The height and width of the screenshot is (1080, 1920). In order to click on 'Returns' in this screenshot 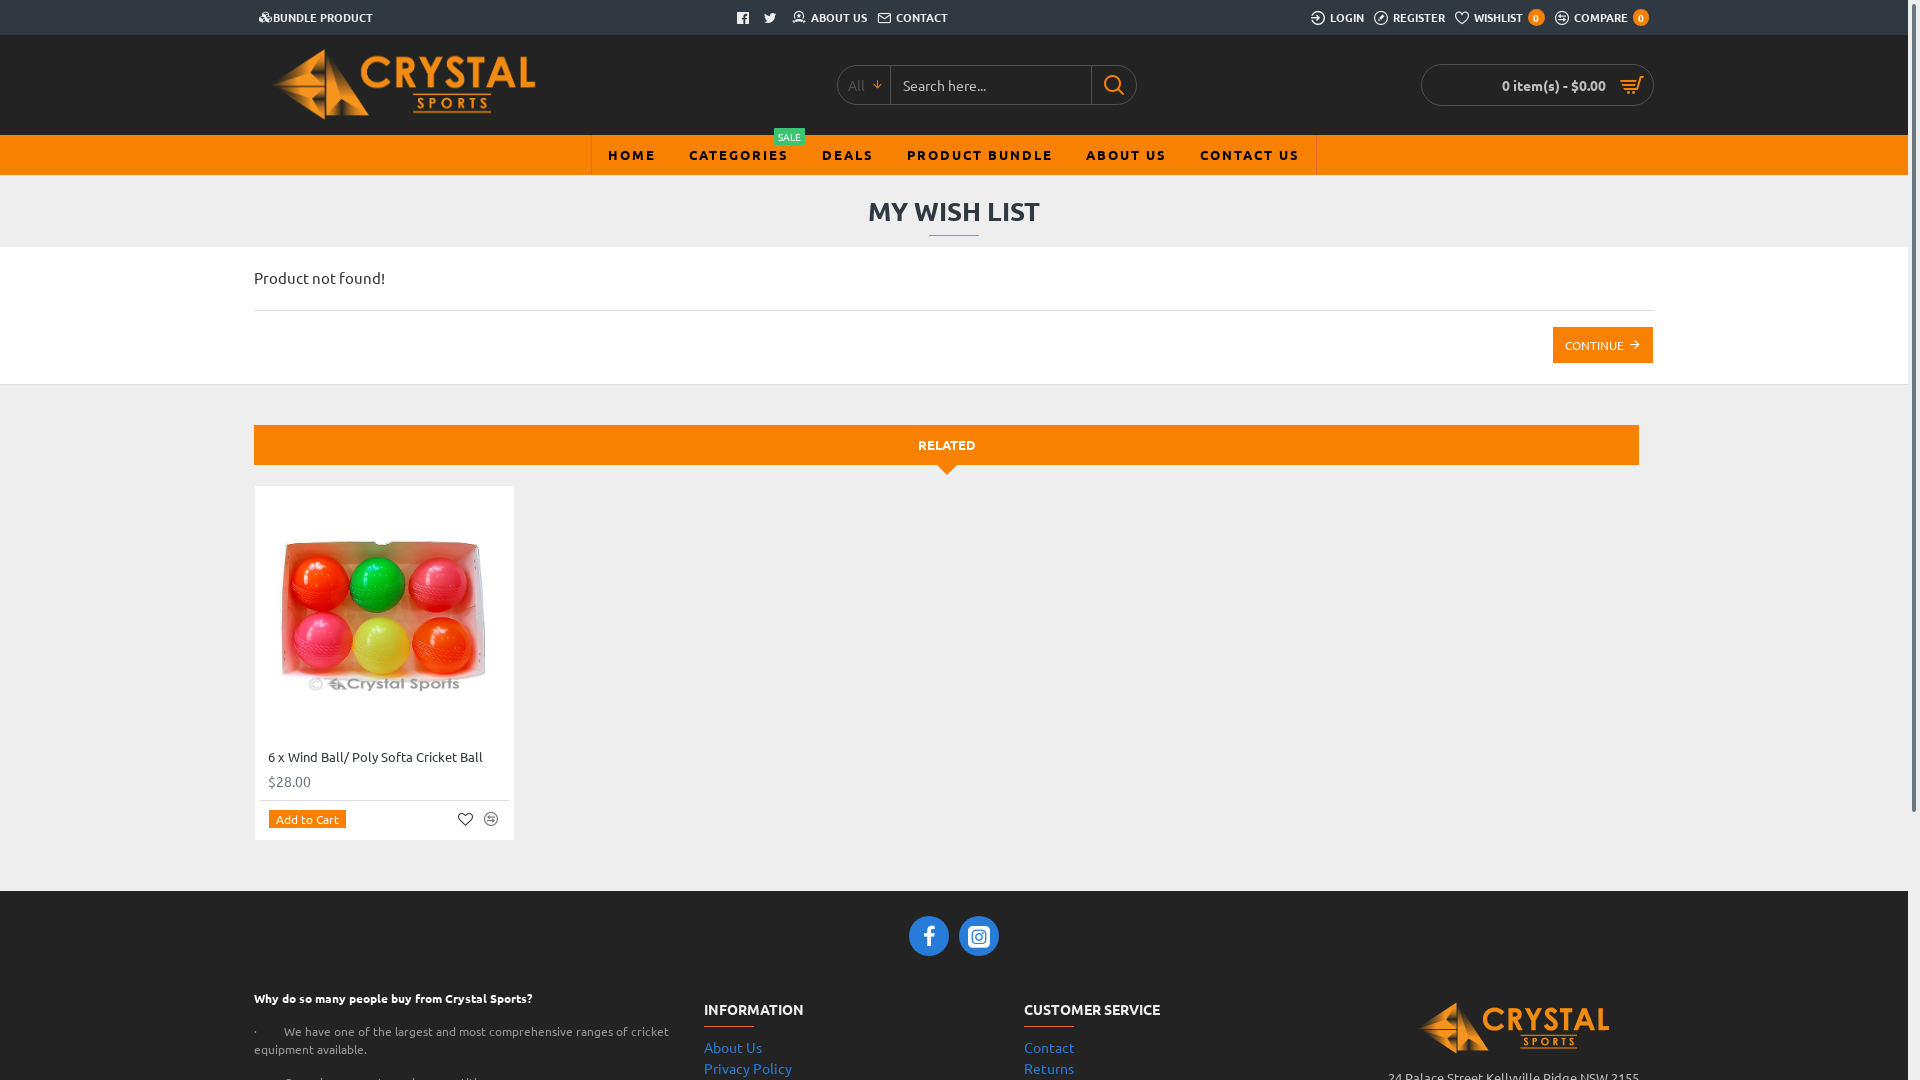, I will do `click(1048, 1067)`.